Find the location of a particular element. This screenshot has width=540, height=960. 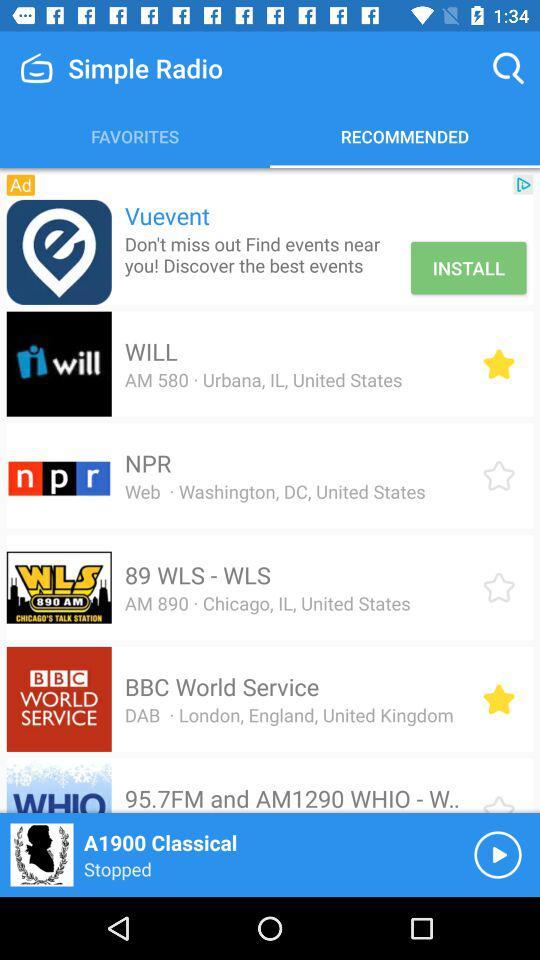

item next to the don t miss item is located at coordinates (468, 267).